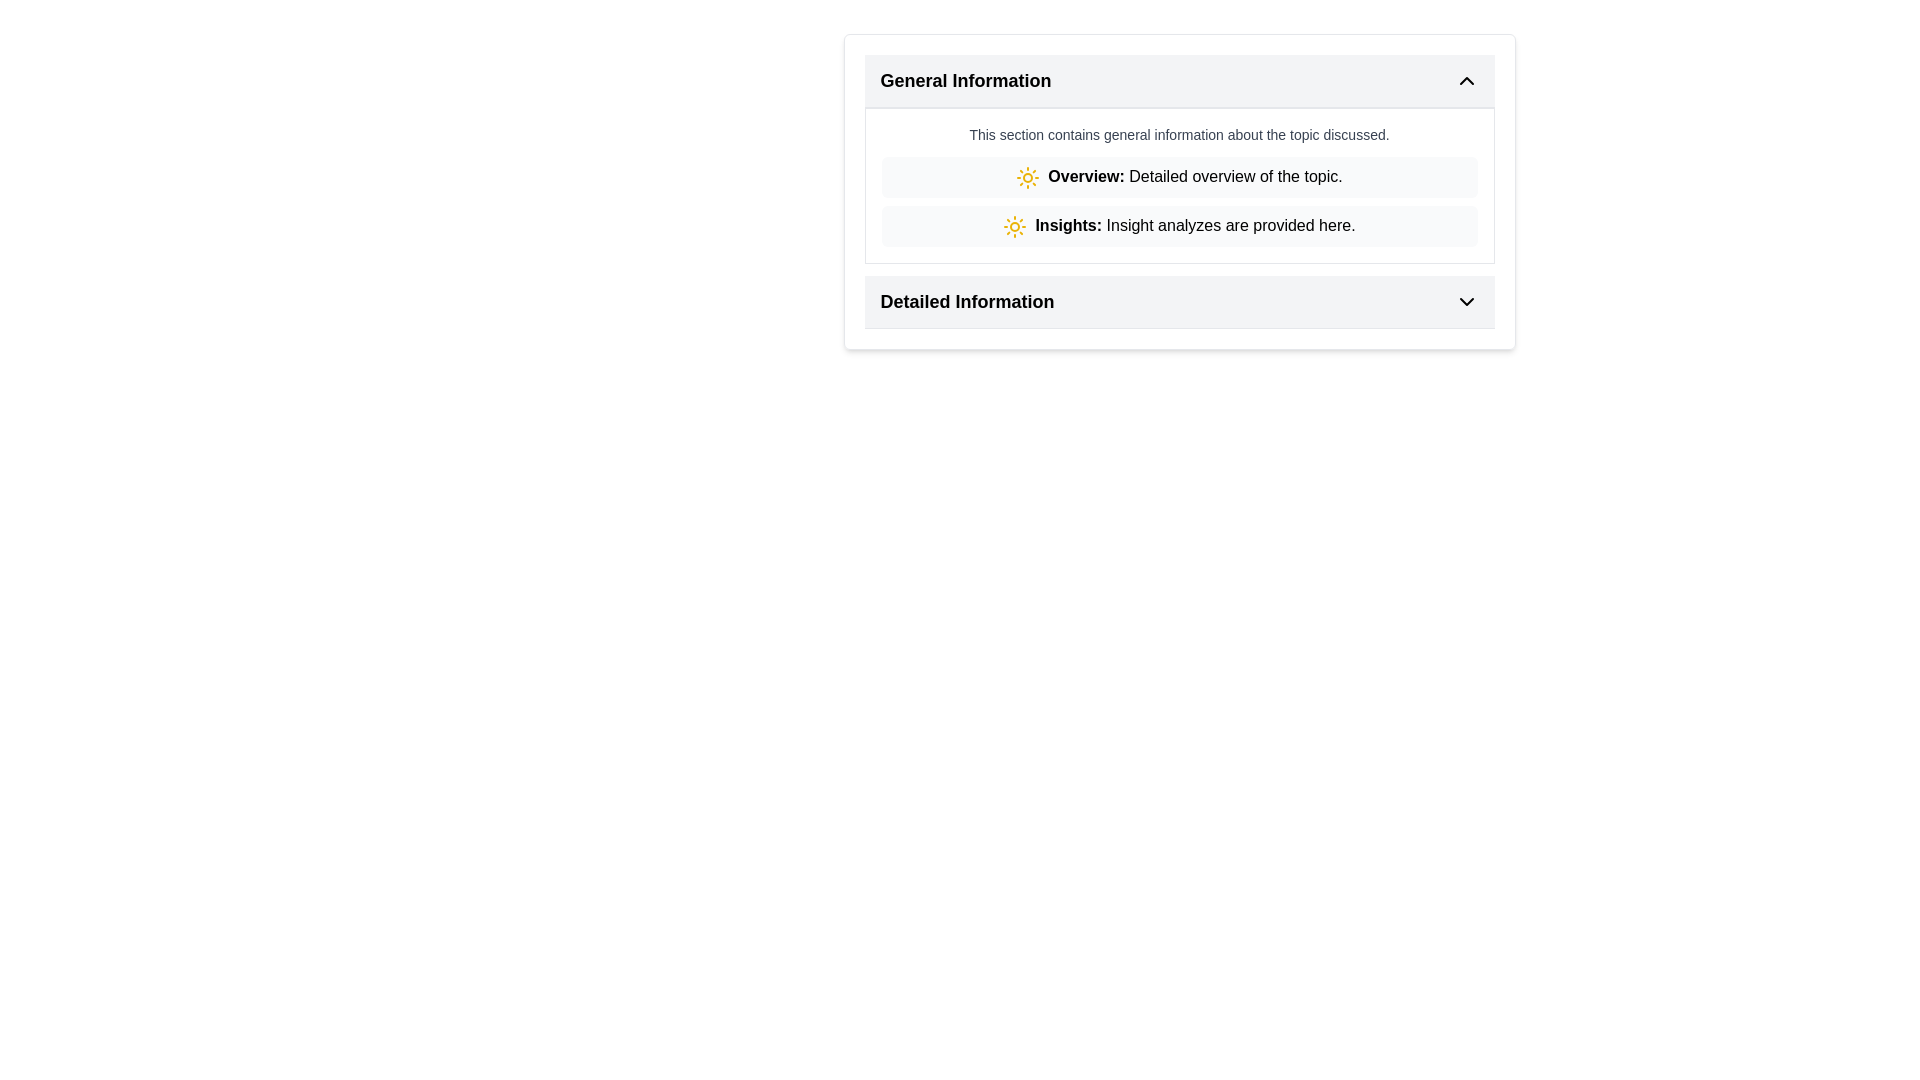 This screenshot has width=1920, height=1080. Describe the element at coordinates (1015, 225) in the screenshot. I see `the sun icon element located in the 'Insights' section, which visually reinforces the concept of insights or illumination and is positioned adjacent to the text 'Insights: Insight analyzes are provided here.'` at that location.